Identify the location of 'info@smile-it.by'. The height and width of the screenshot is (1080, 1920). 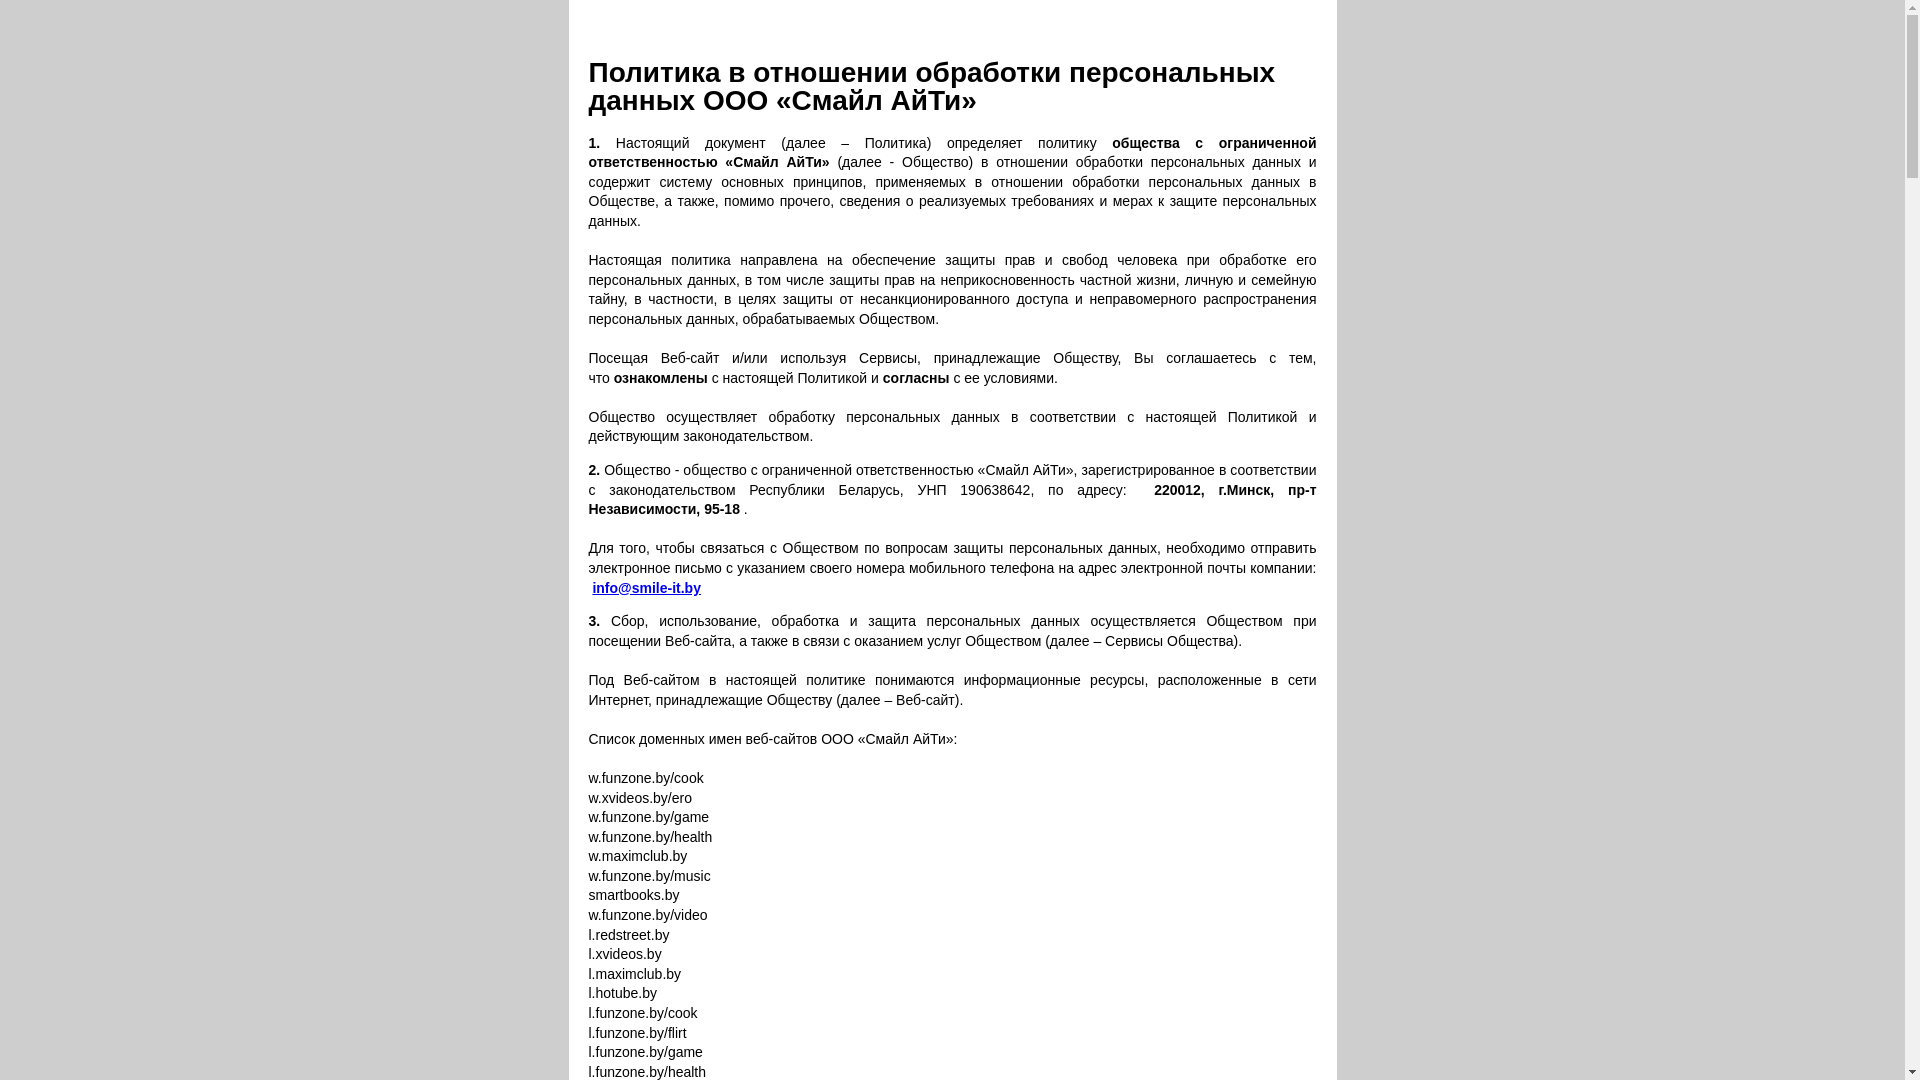
(646, 586).